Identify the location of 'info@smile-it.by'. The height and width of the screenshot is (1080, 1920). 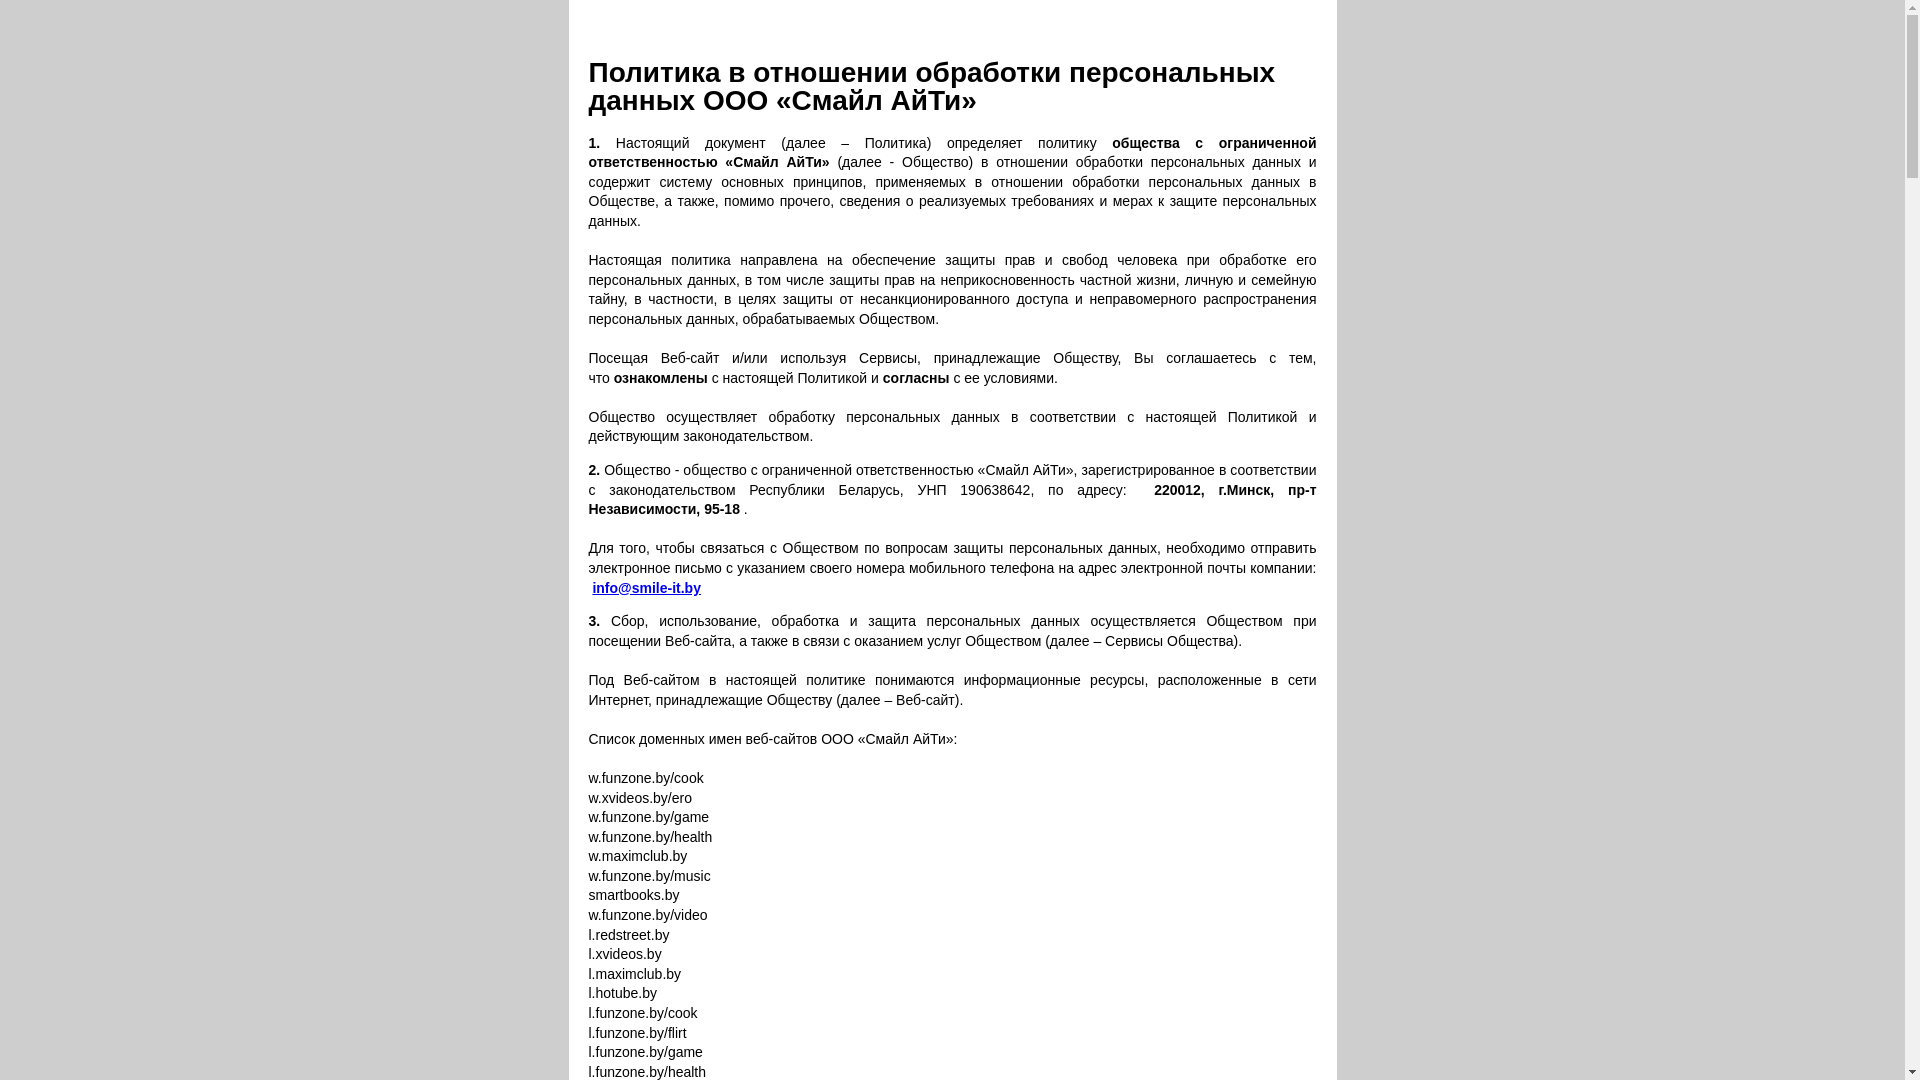
(646, 586).